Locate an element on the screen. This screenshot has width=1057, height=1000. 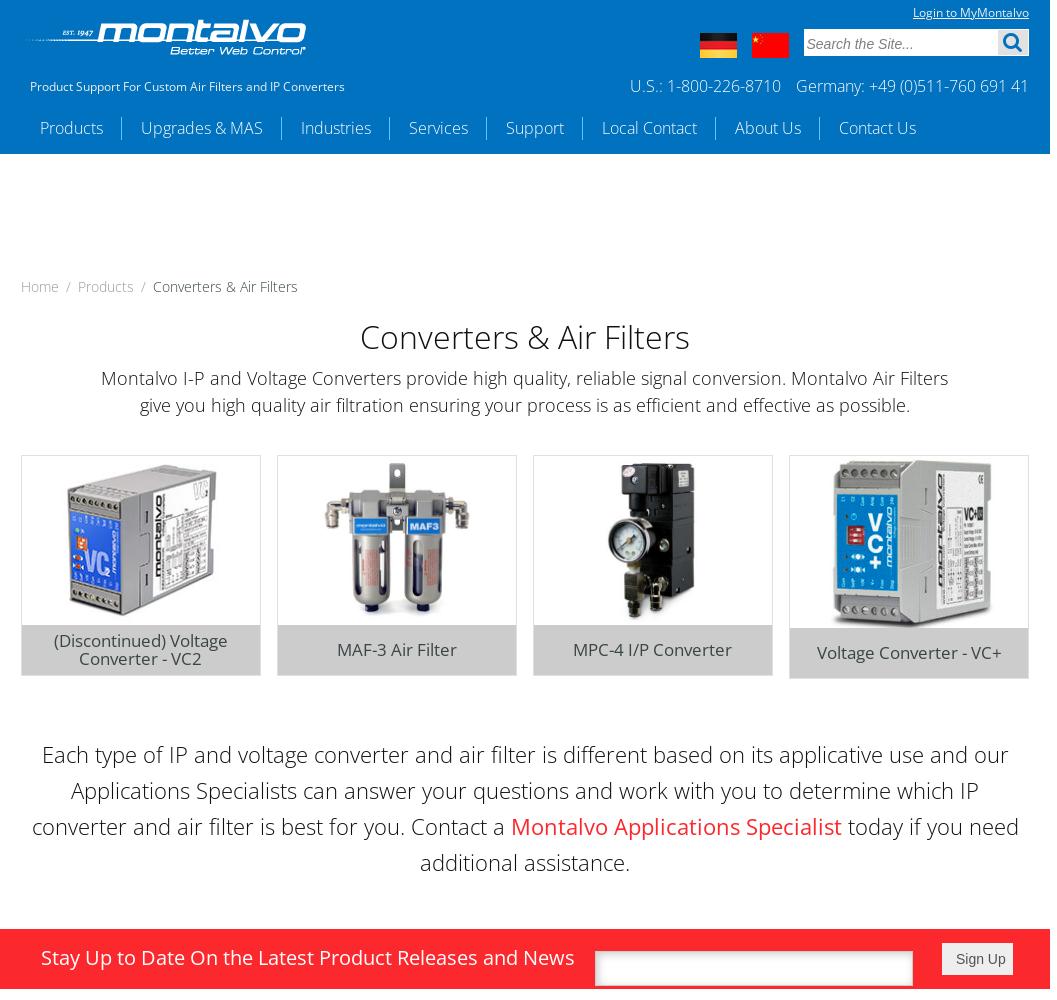
'Support' is located at coordinates (533, 127).